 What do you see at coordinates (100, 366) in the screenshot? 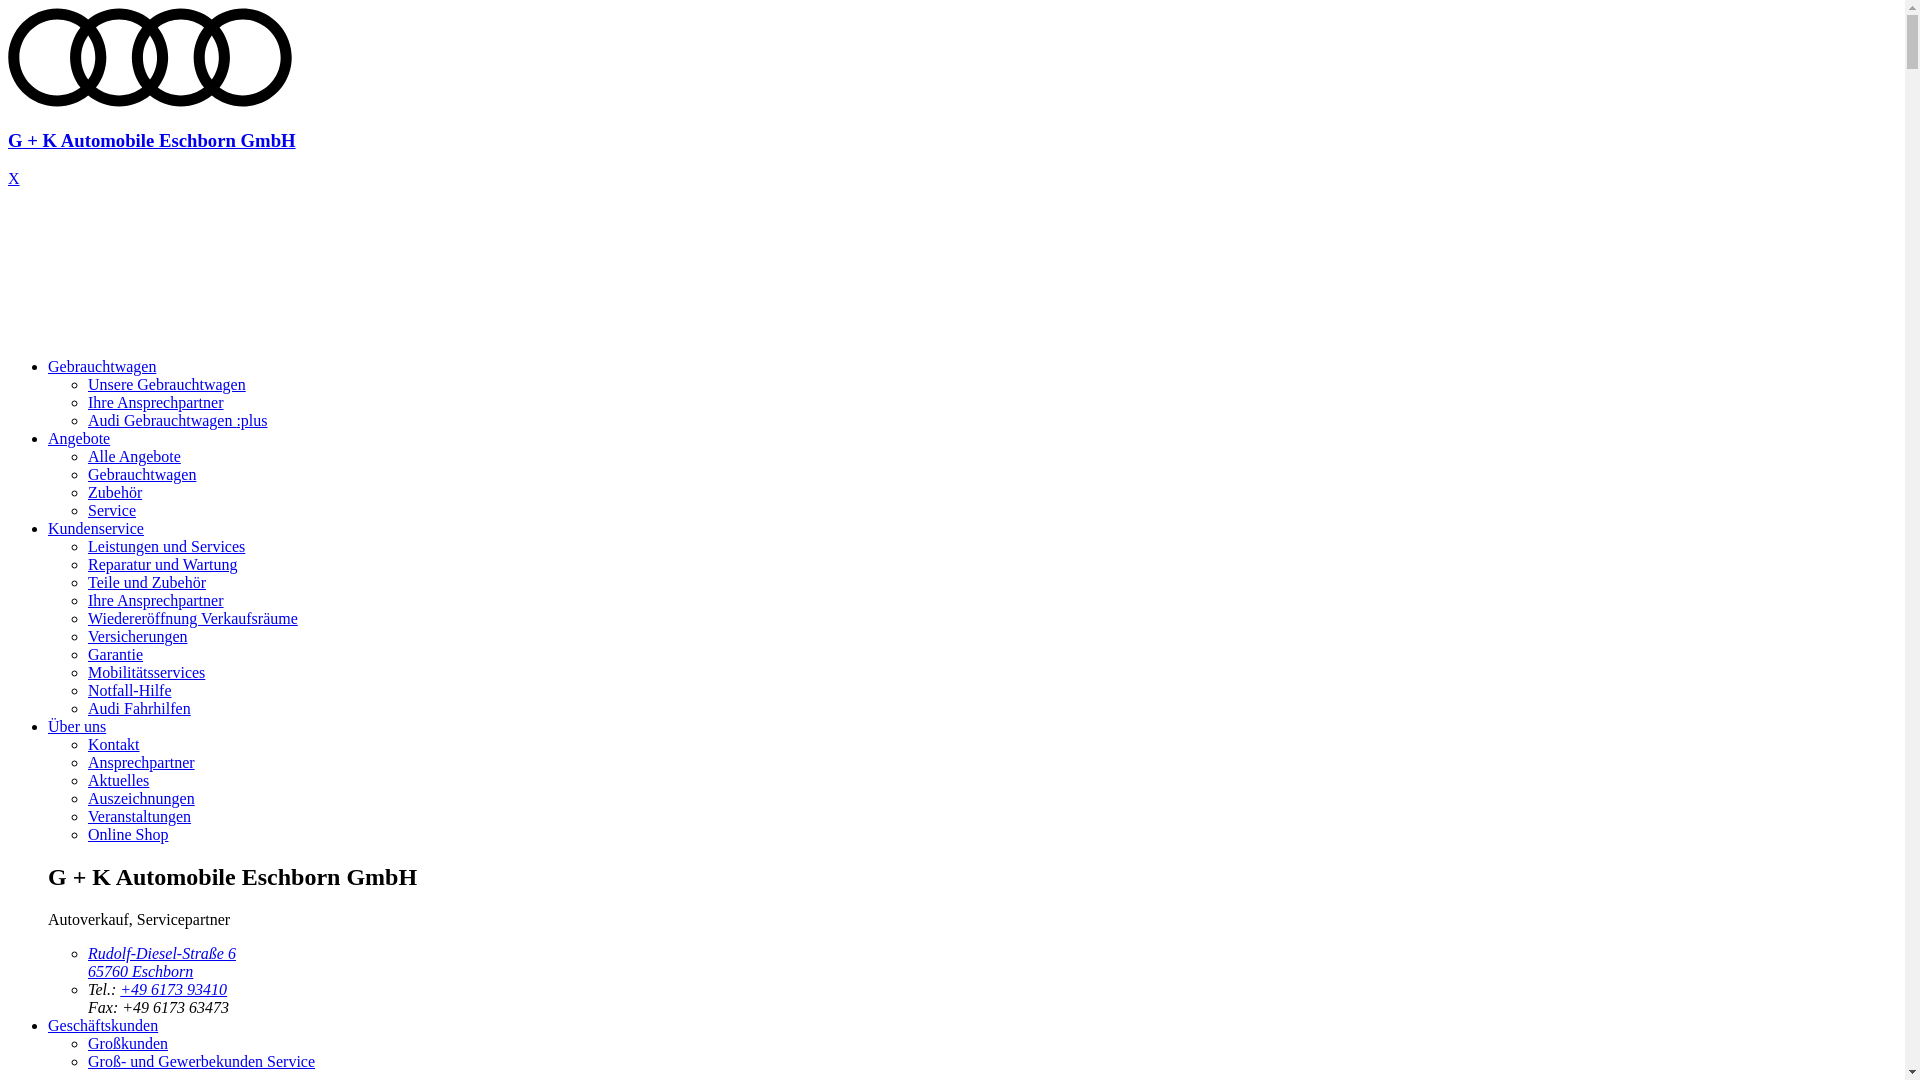
I see `'Gebrauchtwagen'` at bounding box center [100, 366].